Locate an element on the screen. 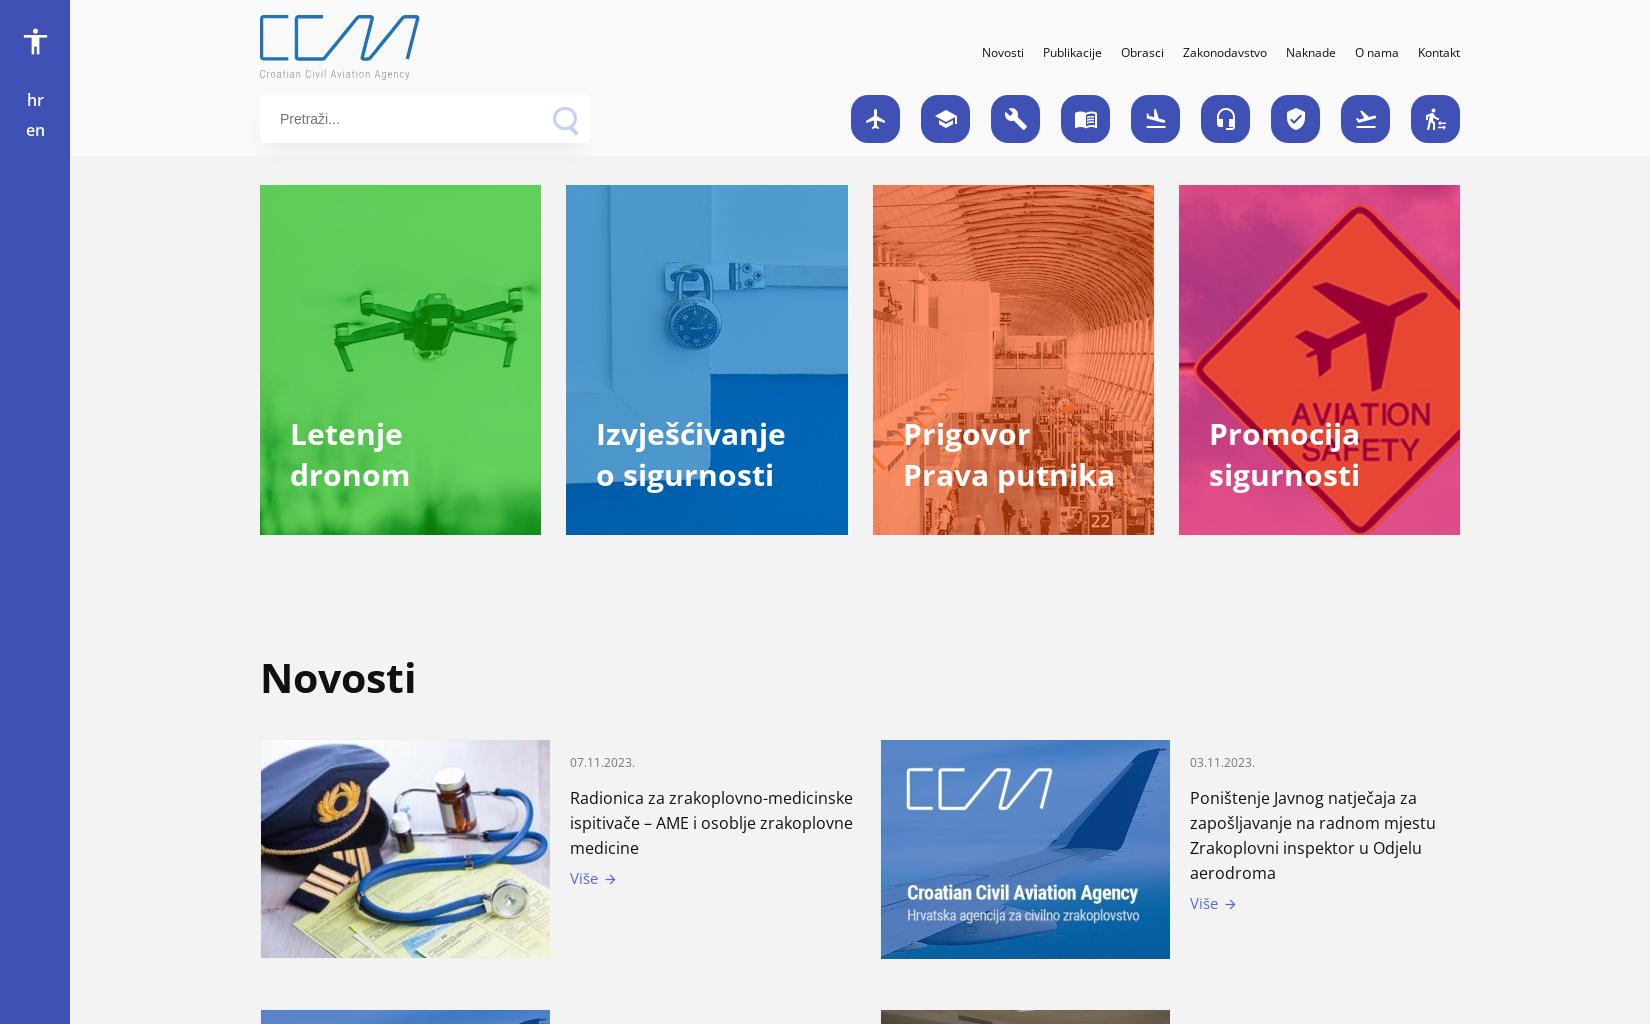 The width and height of the screenshot is (1650, 1024). 'Kontakt' is located at coordinates (1437, 51).